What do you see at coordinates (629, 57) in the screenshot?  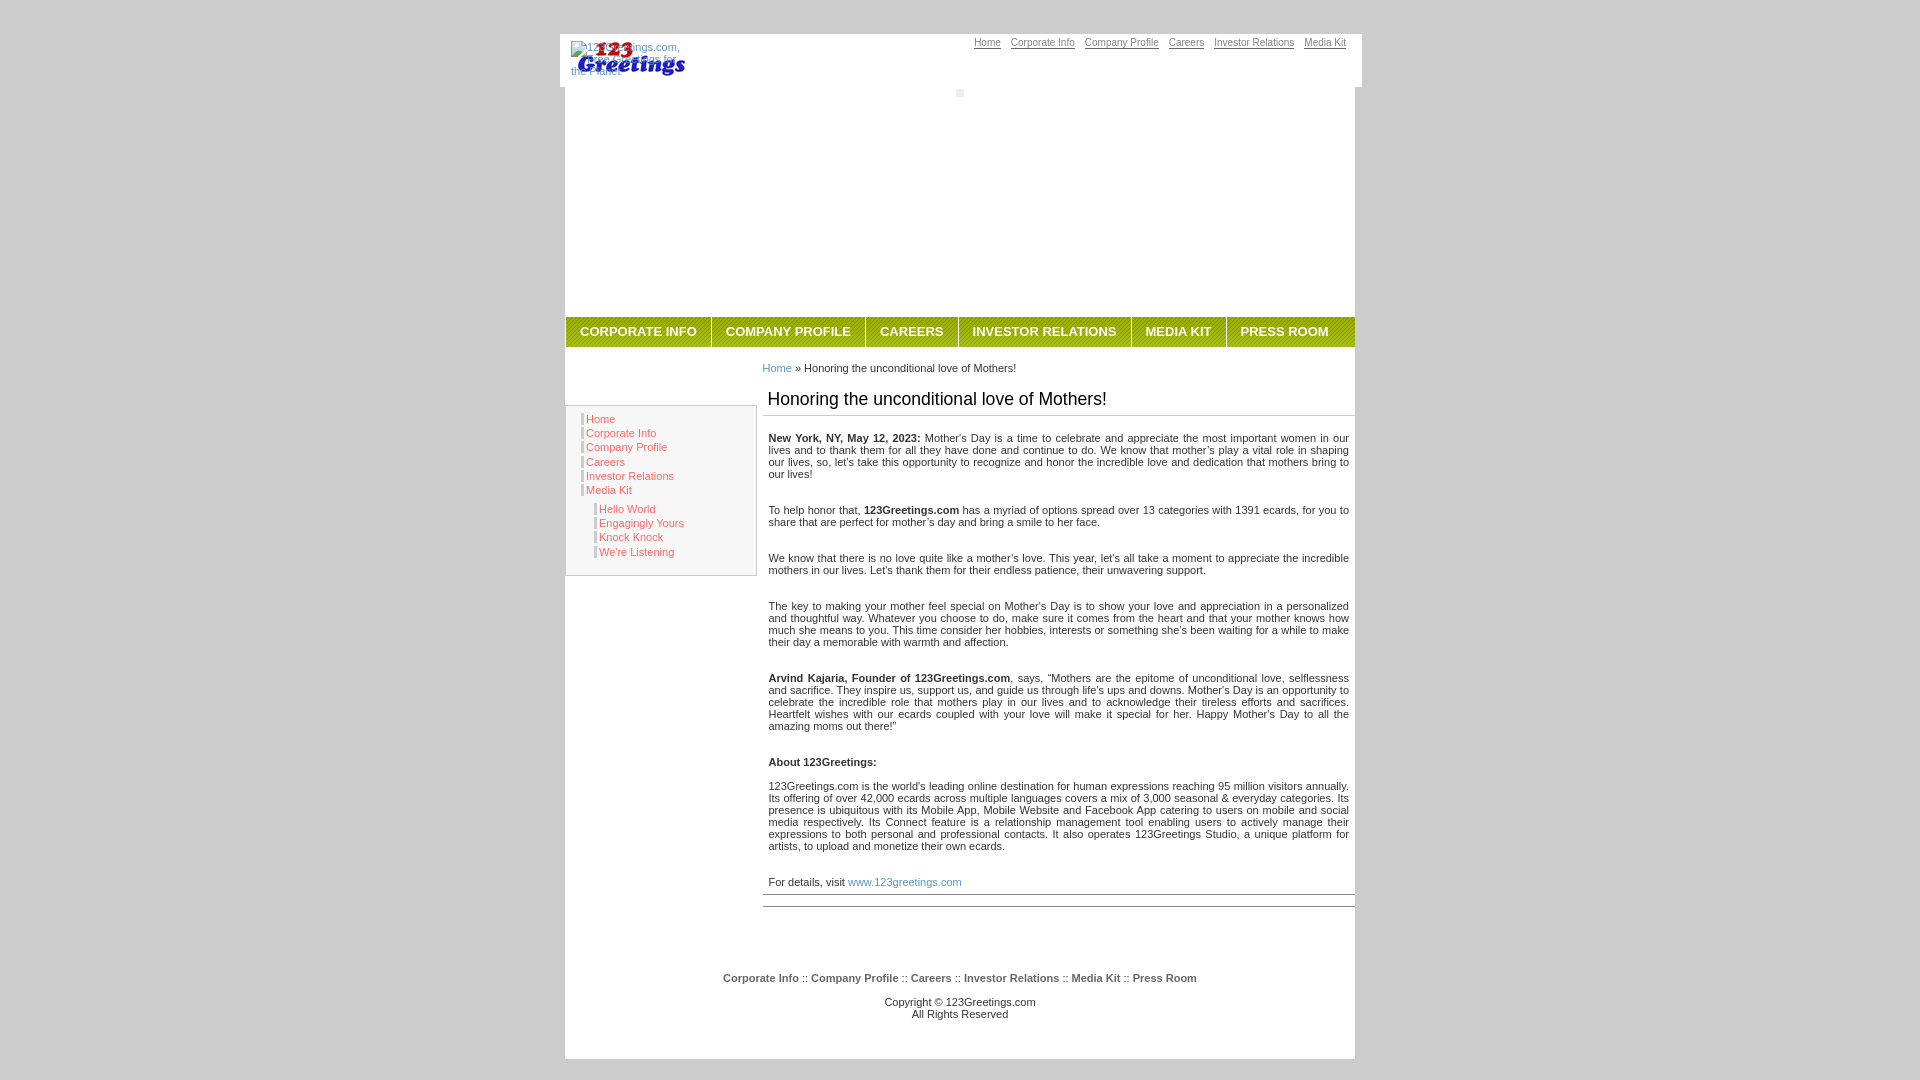 I see `'123Greetings.com, Free Greetings for the Planet'` at bounding box center [629, 57].